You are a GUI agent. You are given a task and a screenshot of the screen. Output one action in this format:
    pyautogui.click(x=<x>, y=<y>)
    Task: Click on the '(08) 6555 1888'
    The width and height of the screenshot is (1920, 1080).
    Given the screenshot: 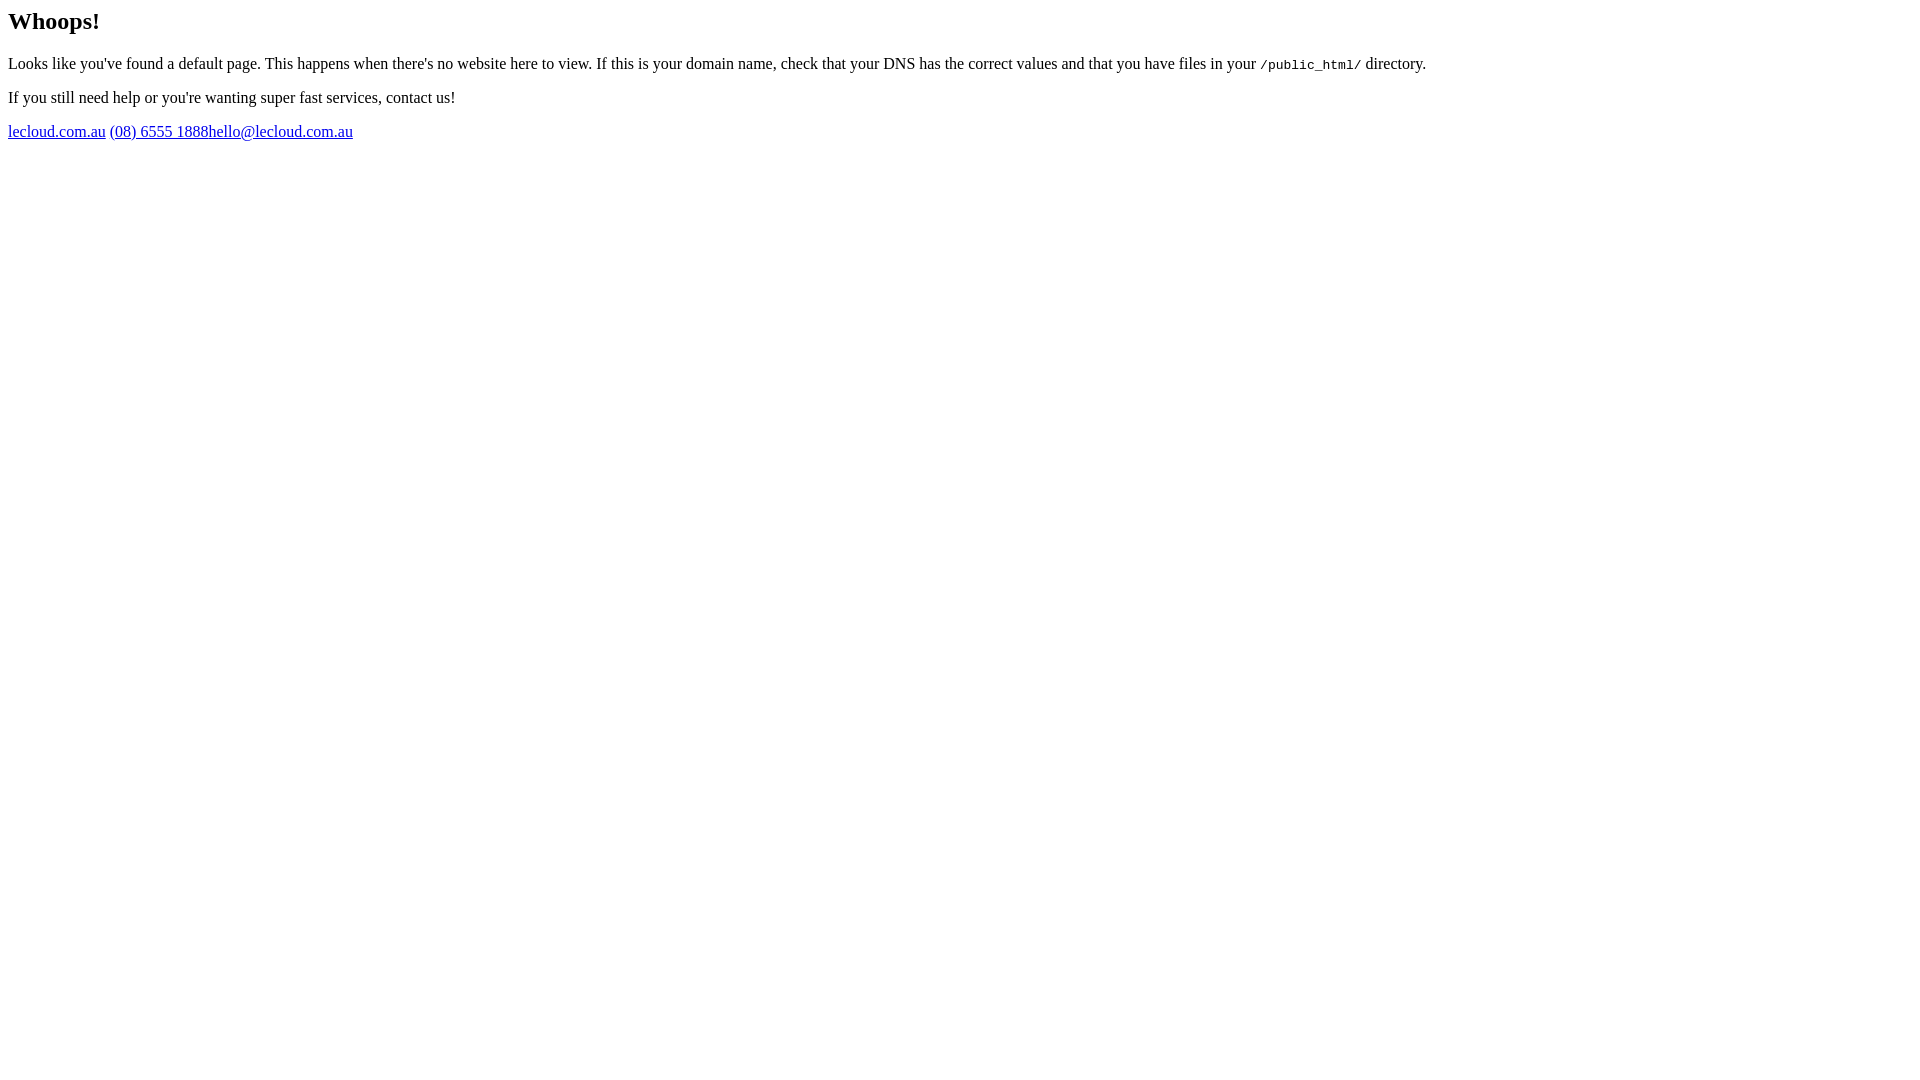 What is the action you would take?
    pyautogui.click(x=109, y=131)
    